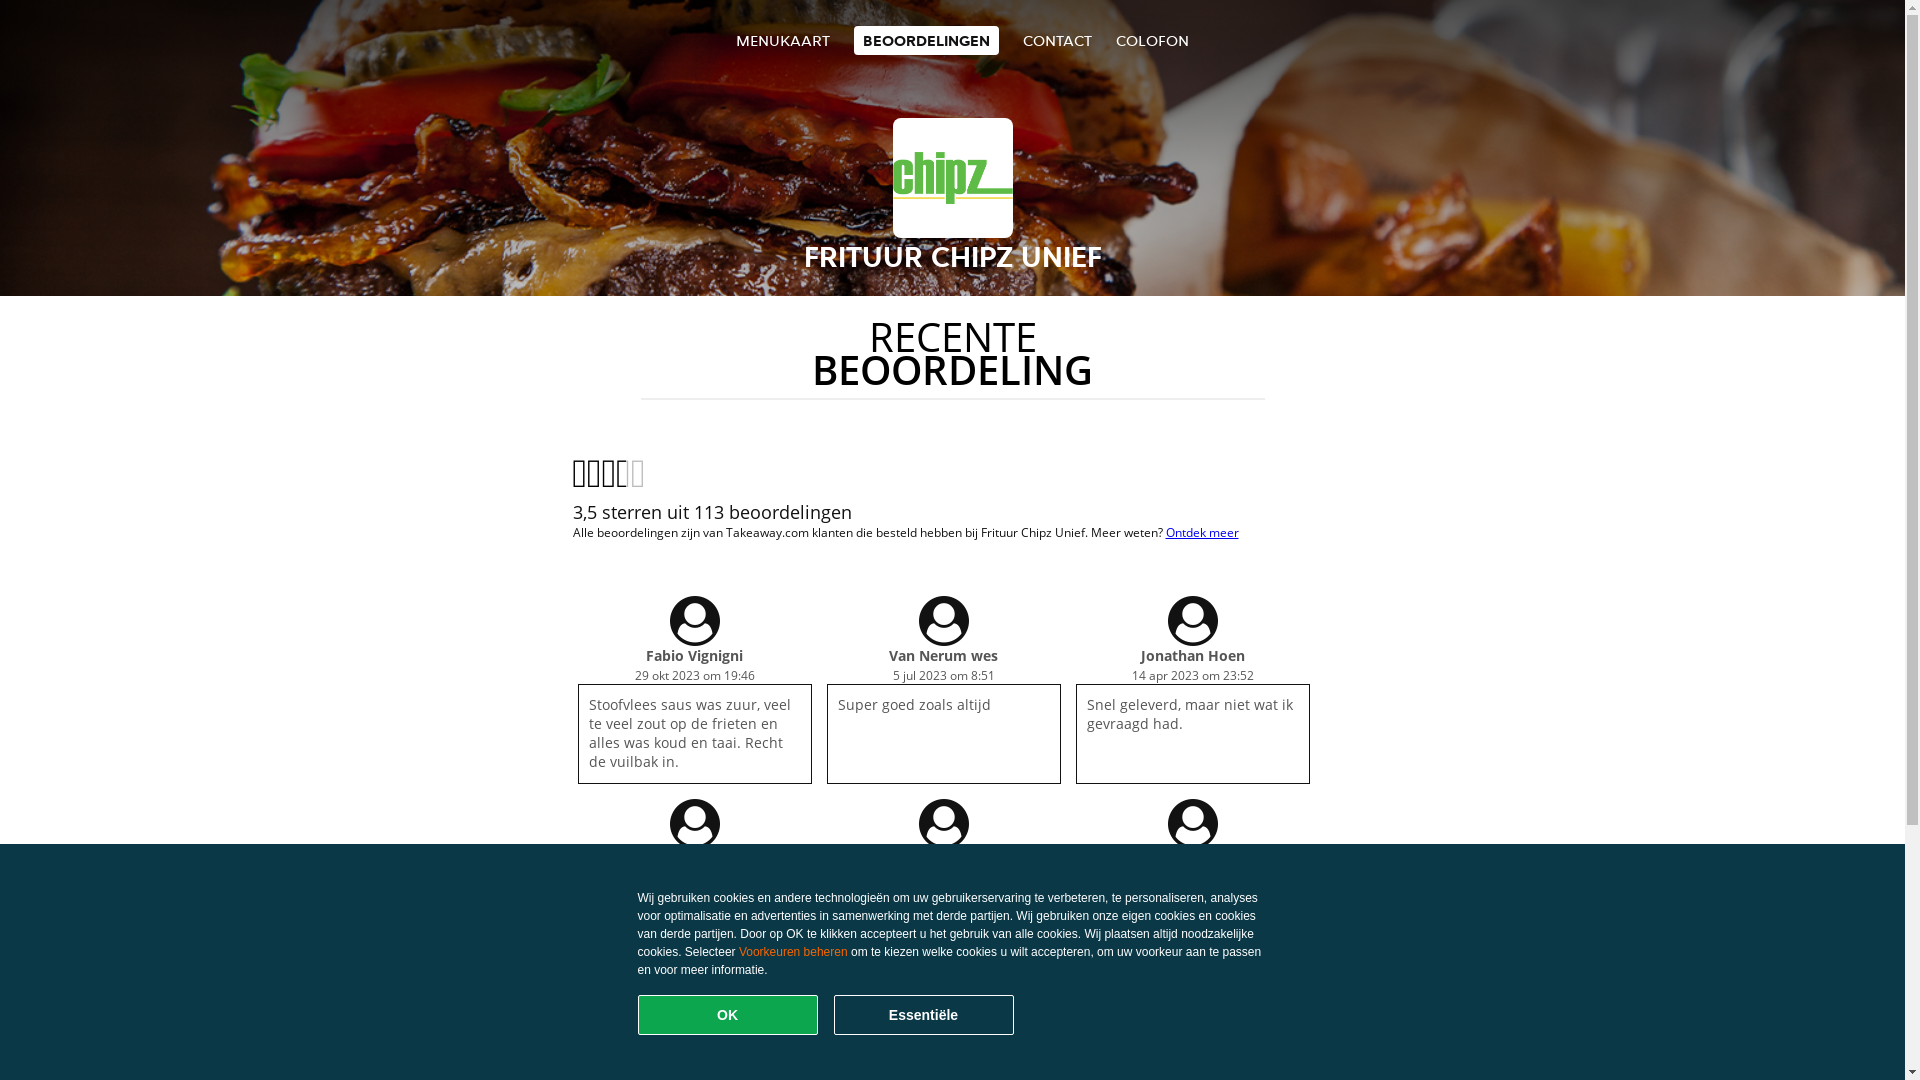 Image resolution: width=1920 pixels, height=1080 pixels. Describe the element at coordinates (1201, 531) in the screenshot. I see `'Ontdek meer'` at that location.